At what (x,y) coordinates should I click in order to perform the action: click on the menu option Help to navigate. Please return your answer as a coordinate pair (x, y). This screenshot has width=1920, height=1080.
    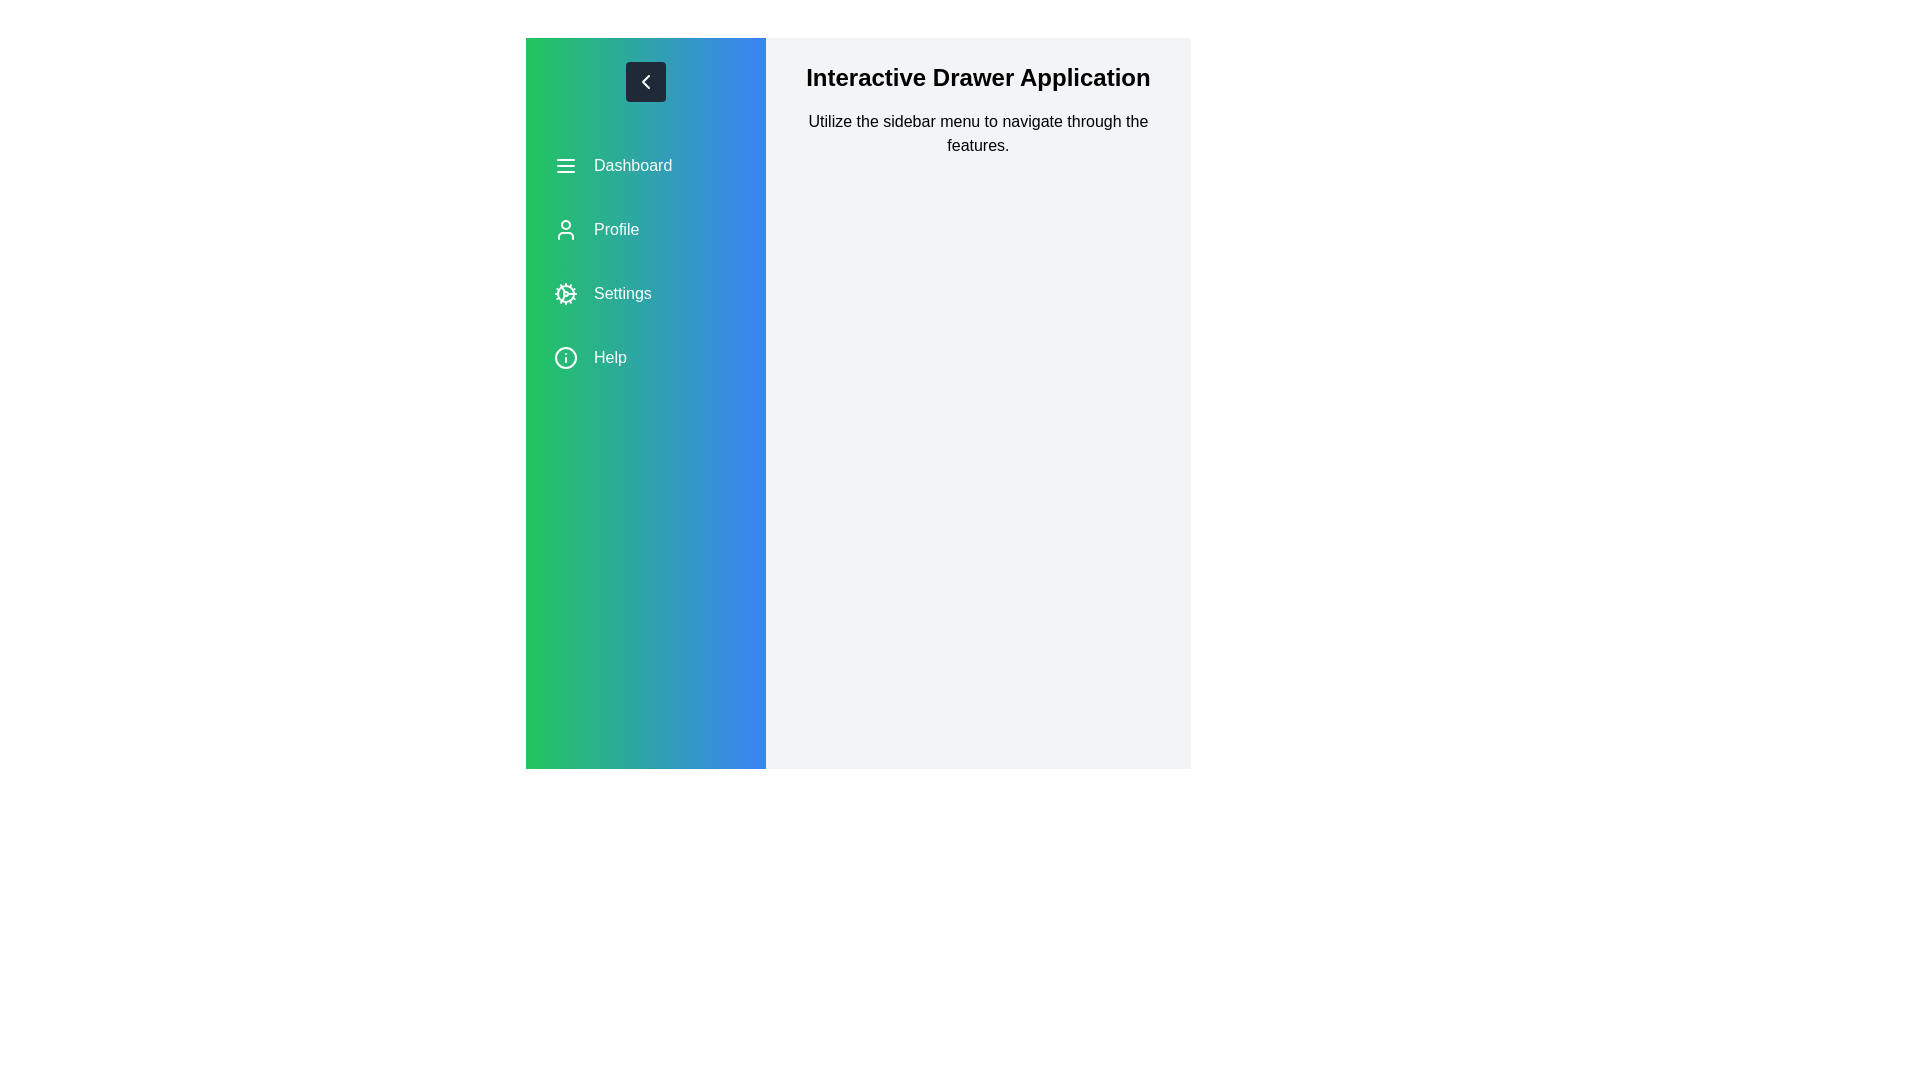
    Looking at the image, I should click on (645, 357).